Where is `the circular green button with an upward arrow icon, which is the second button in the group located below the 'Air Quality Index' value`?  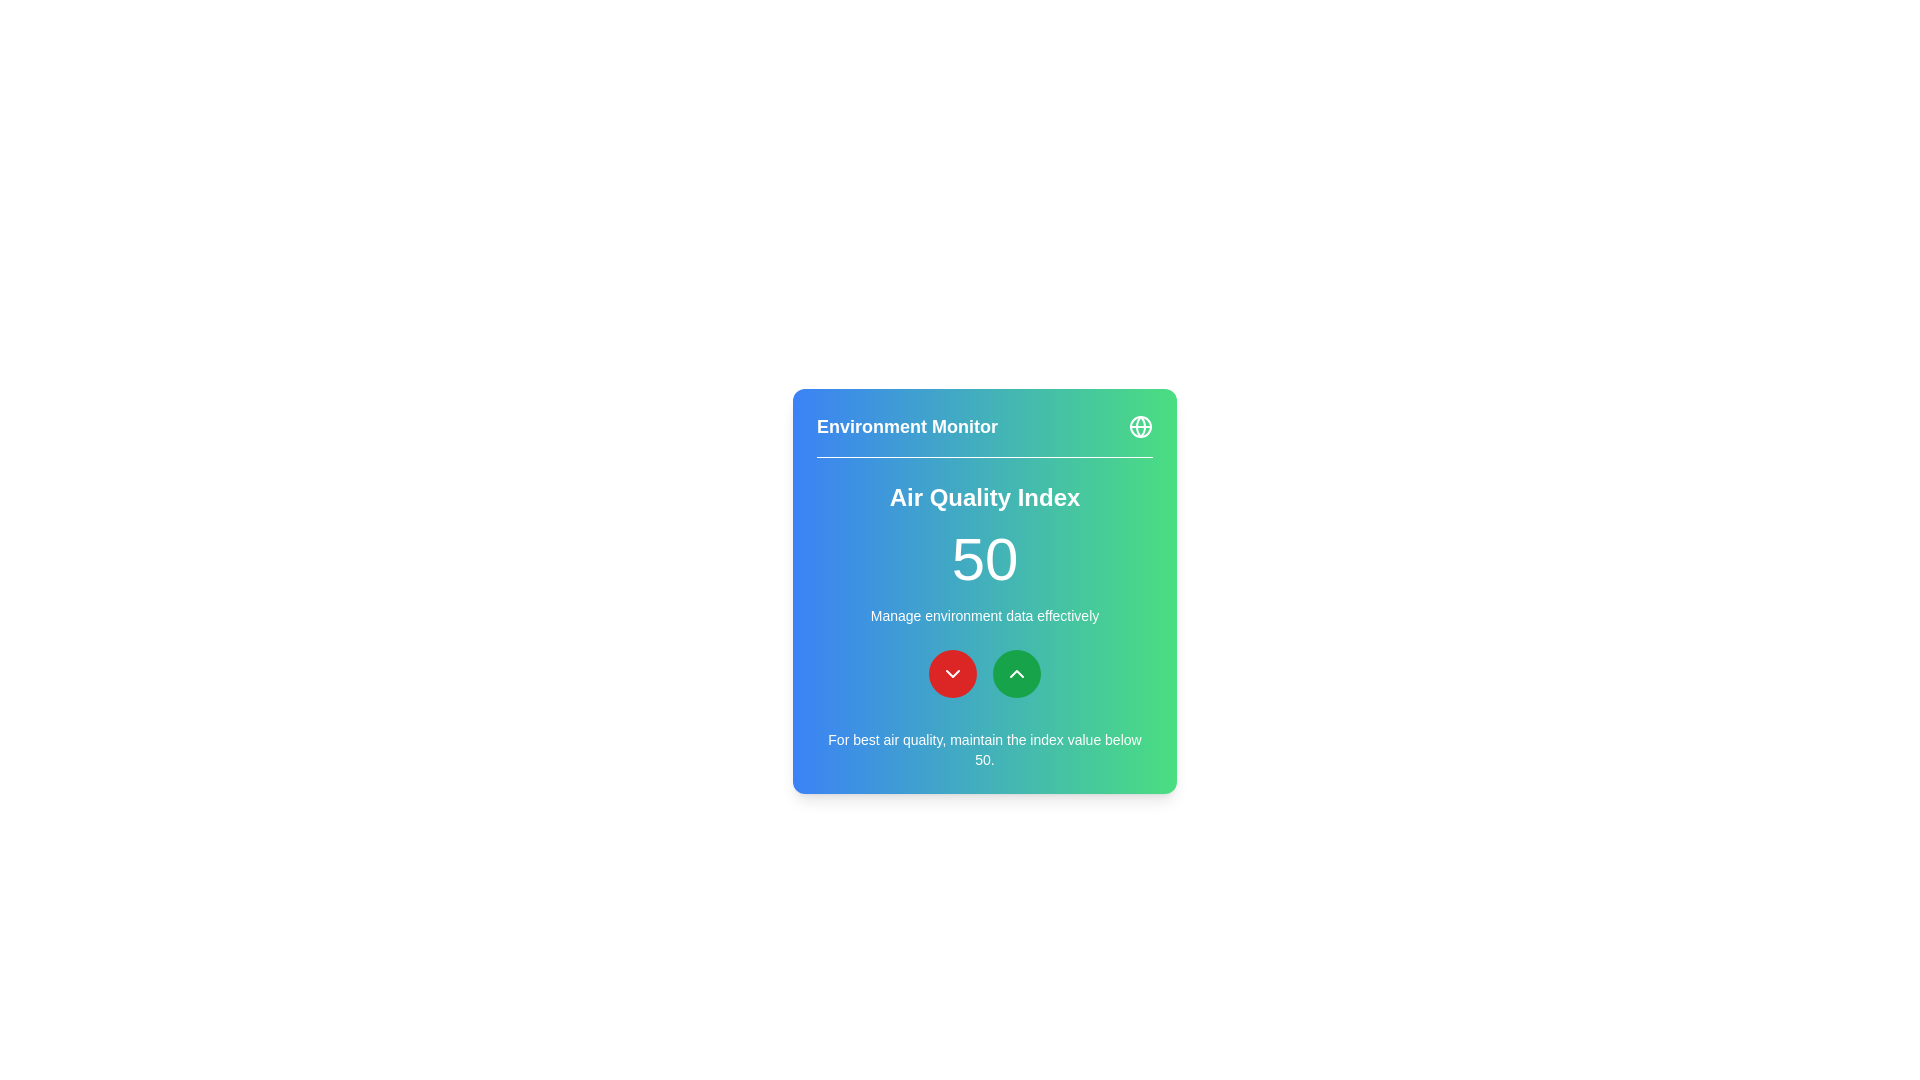
the circular green button with an upward arrow icon, which is the second button in the group located below the 'Air Quality Index' value is located at coordinates (1017, 674).